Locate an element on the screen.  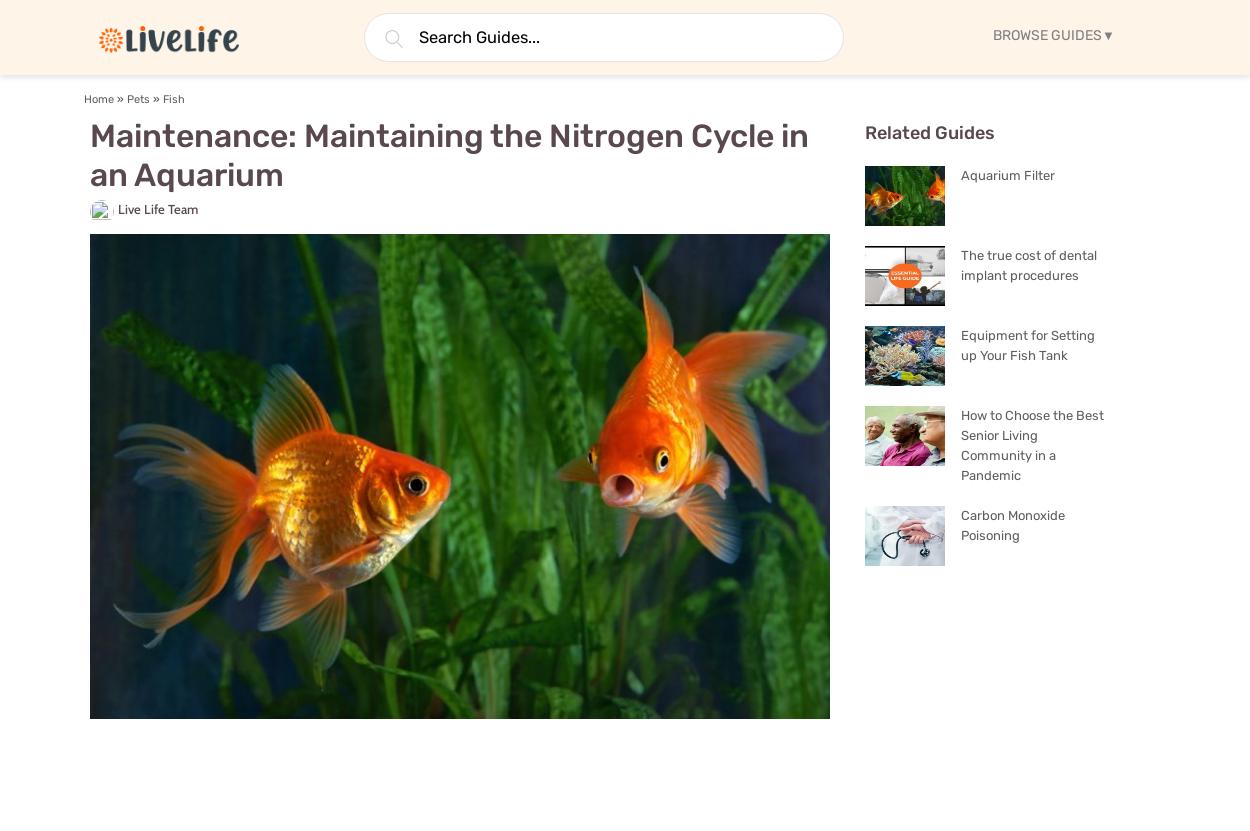
'Equipment for Setting up Your Fish Tank' is located at coordinates (1028, 344).